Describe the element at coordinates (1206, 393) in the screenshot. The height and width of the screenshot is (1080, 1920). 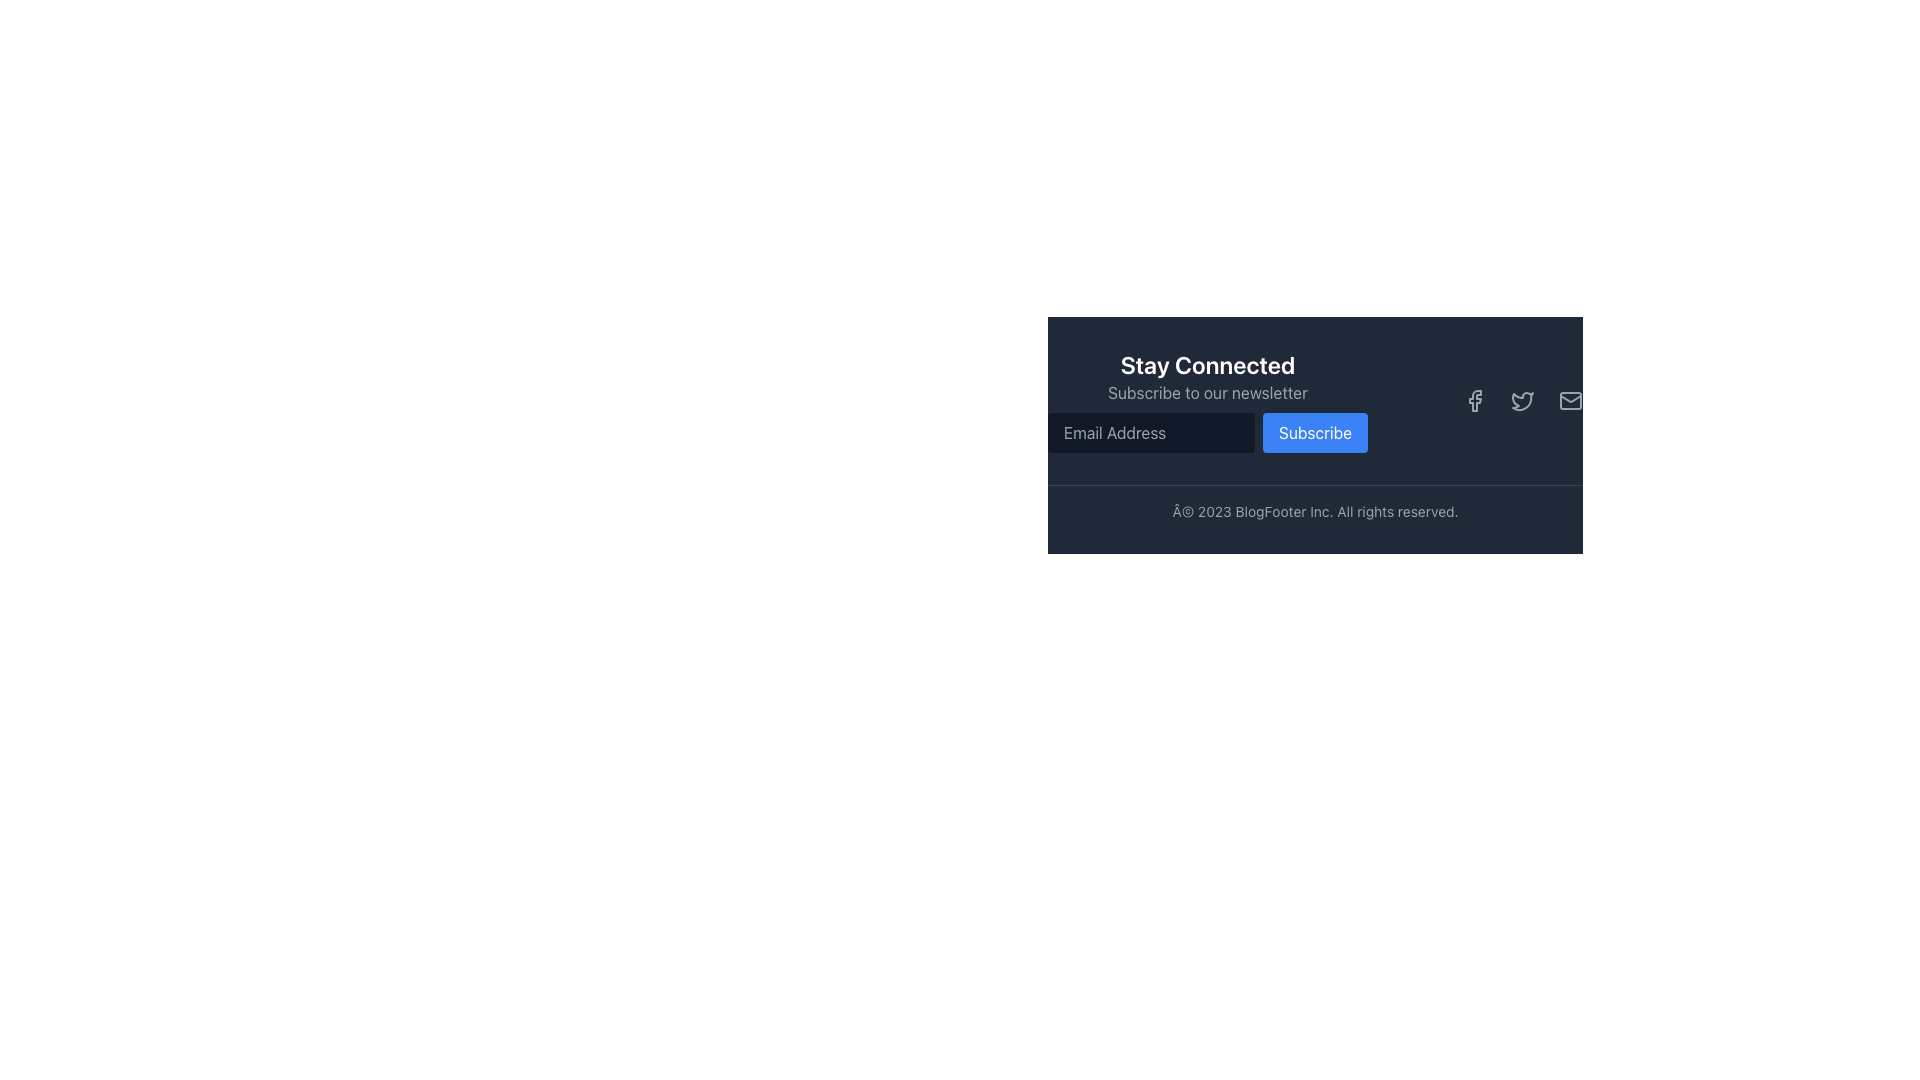
I see `the gray text 'Subscribe to our newsletter', which is located below the heading 'Stay Connected' and above the 'Email Address' input field` at that location.